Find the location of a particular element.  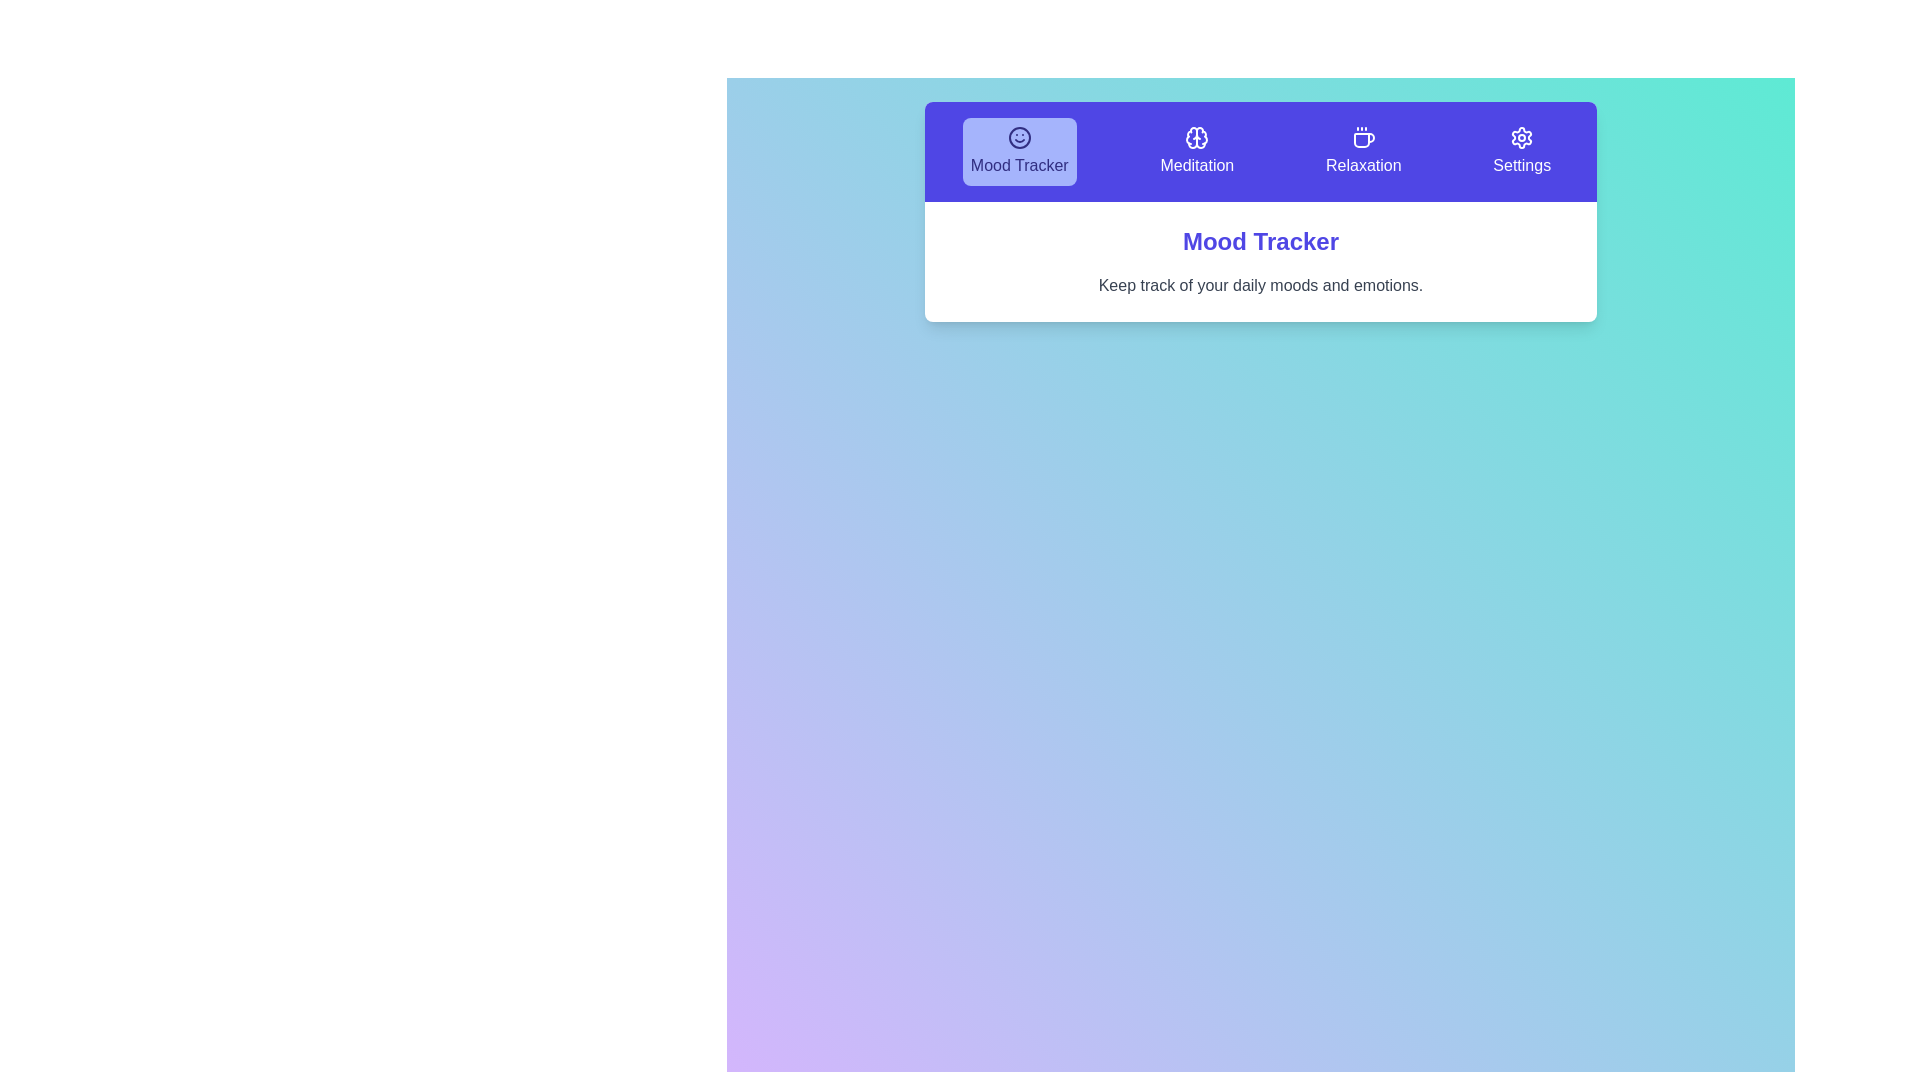

the brain-shaped icon with a white outline, located in the 'Meditation' menu item at the top of the interface is located at coordinates (1197, 137).